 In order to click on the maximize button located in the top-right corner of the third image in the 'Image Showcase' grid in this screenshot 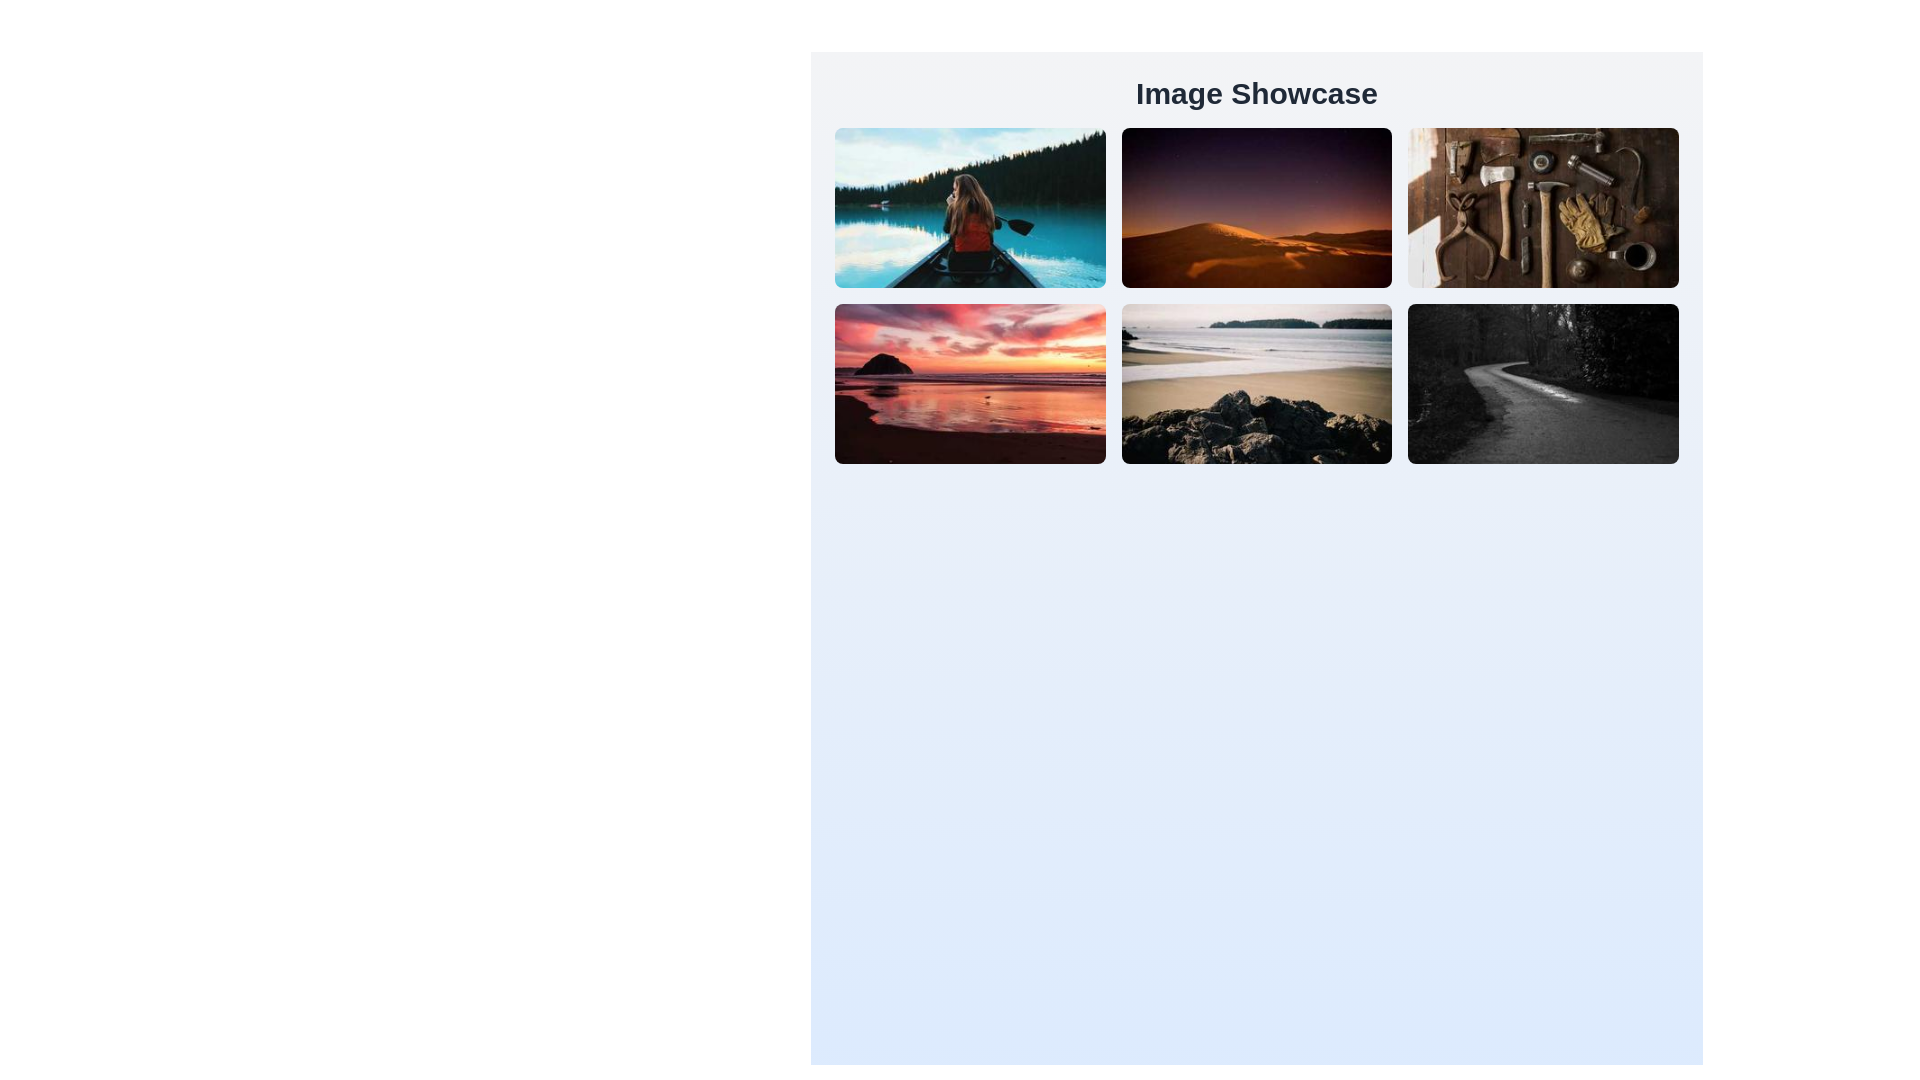, I will do `click(1542, 208)`.